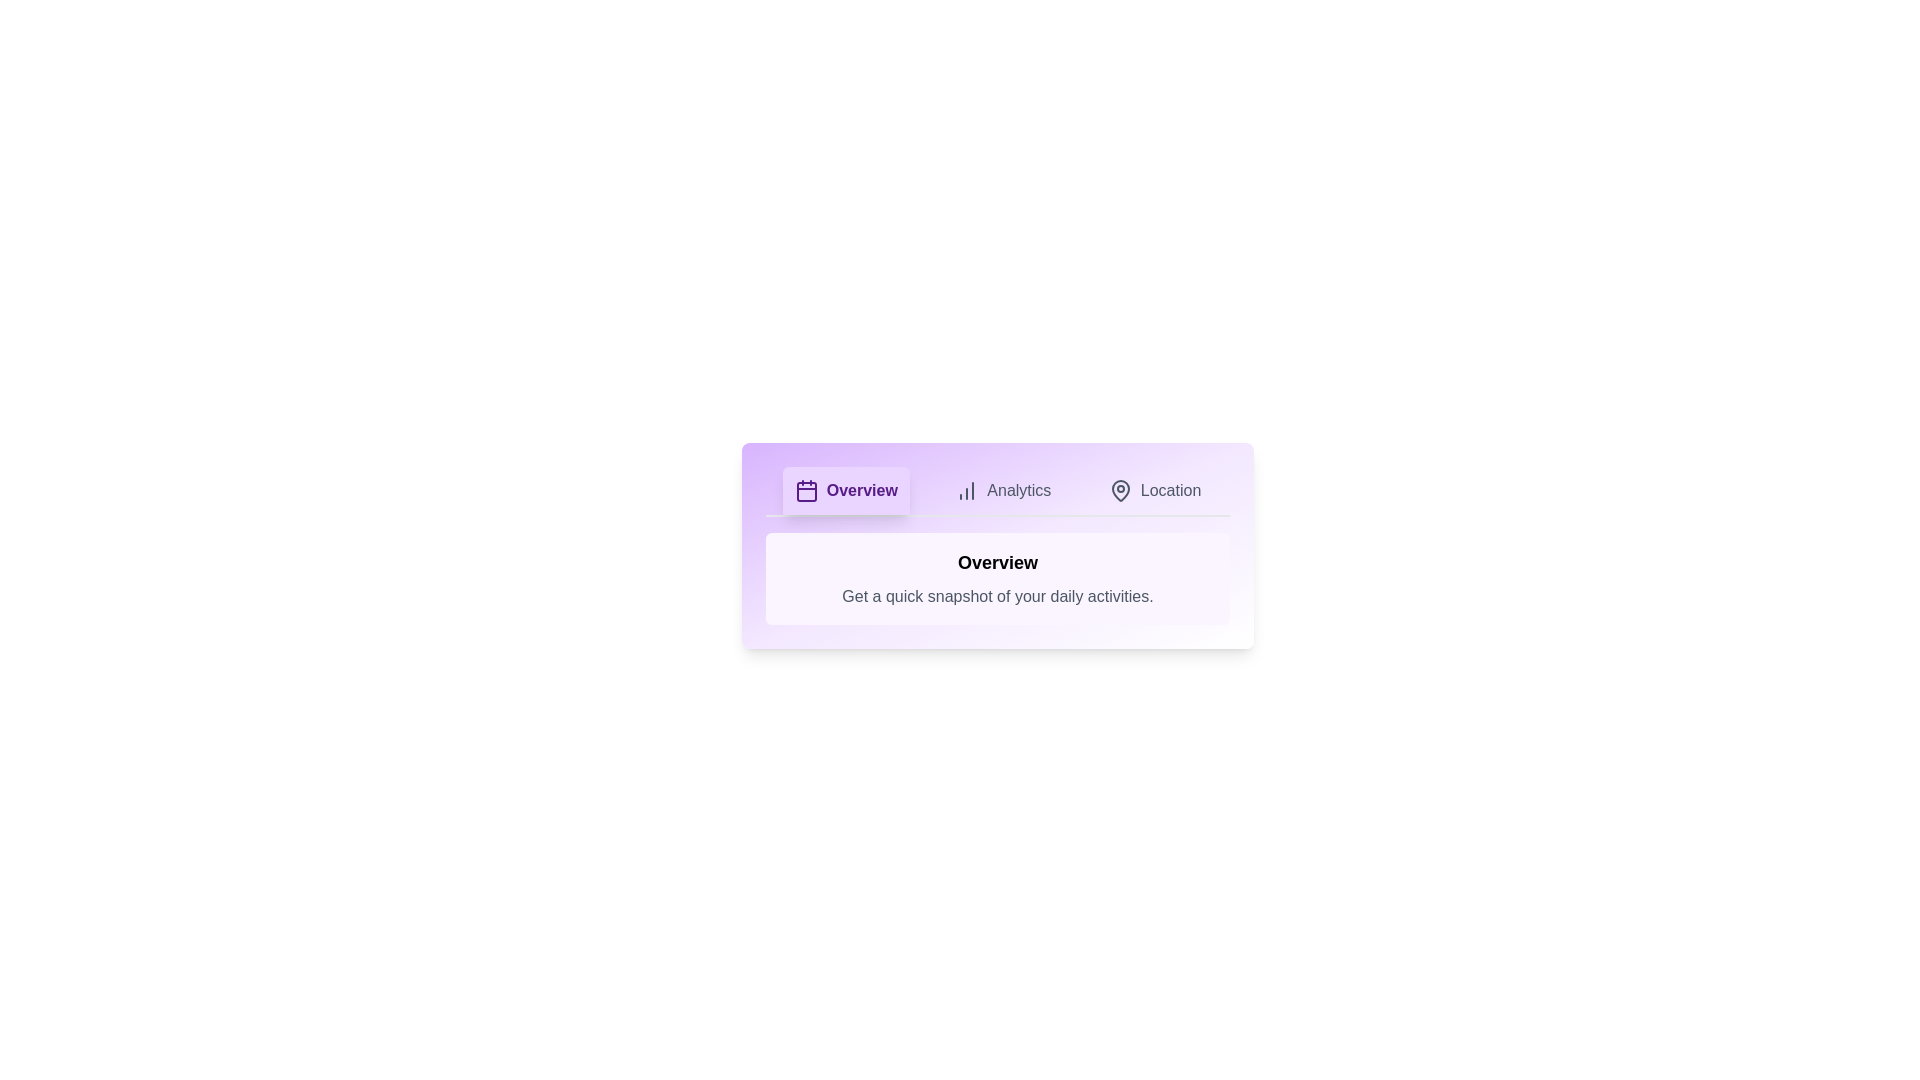 This screenshot has width=1920, height=1080. What do you see at coordinates (1003, 490) in the screenshot?
I see `the tab button labeled 'Analytics' to observe its hover effect` at bounding box center [1003, 490].